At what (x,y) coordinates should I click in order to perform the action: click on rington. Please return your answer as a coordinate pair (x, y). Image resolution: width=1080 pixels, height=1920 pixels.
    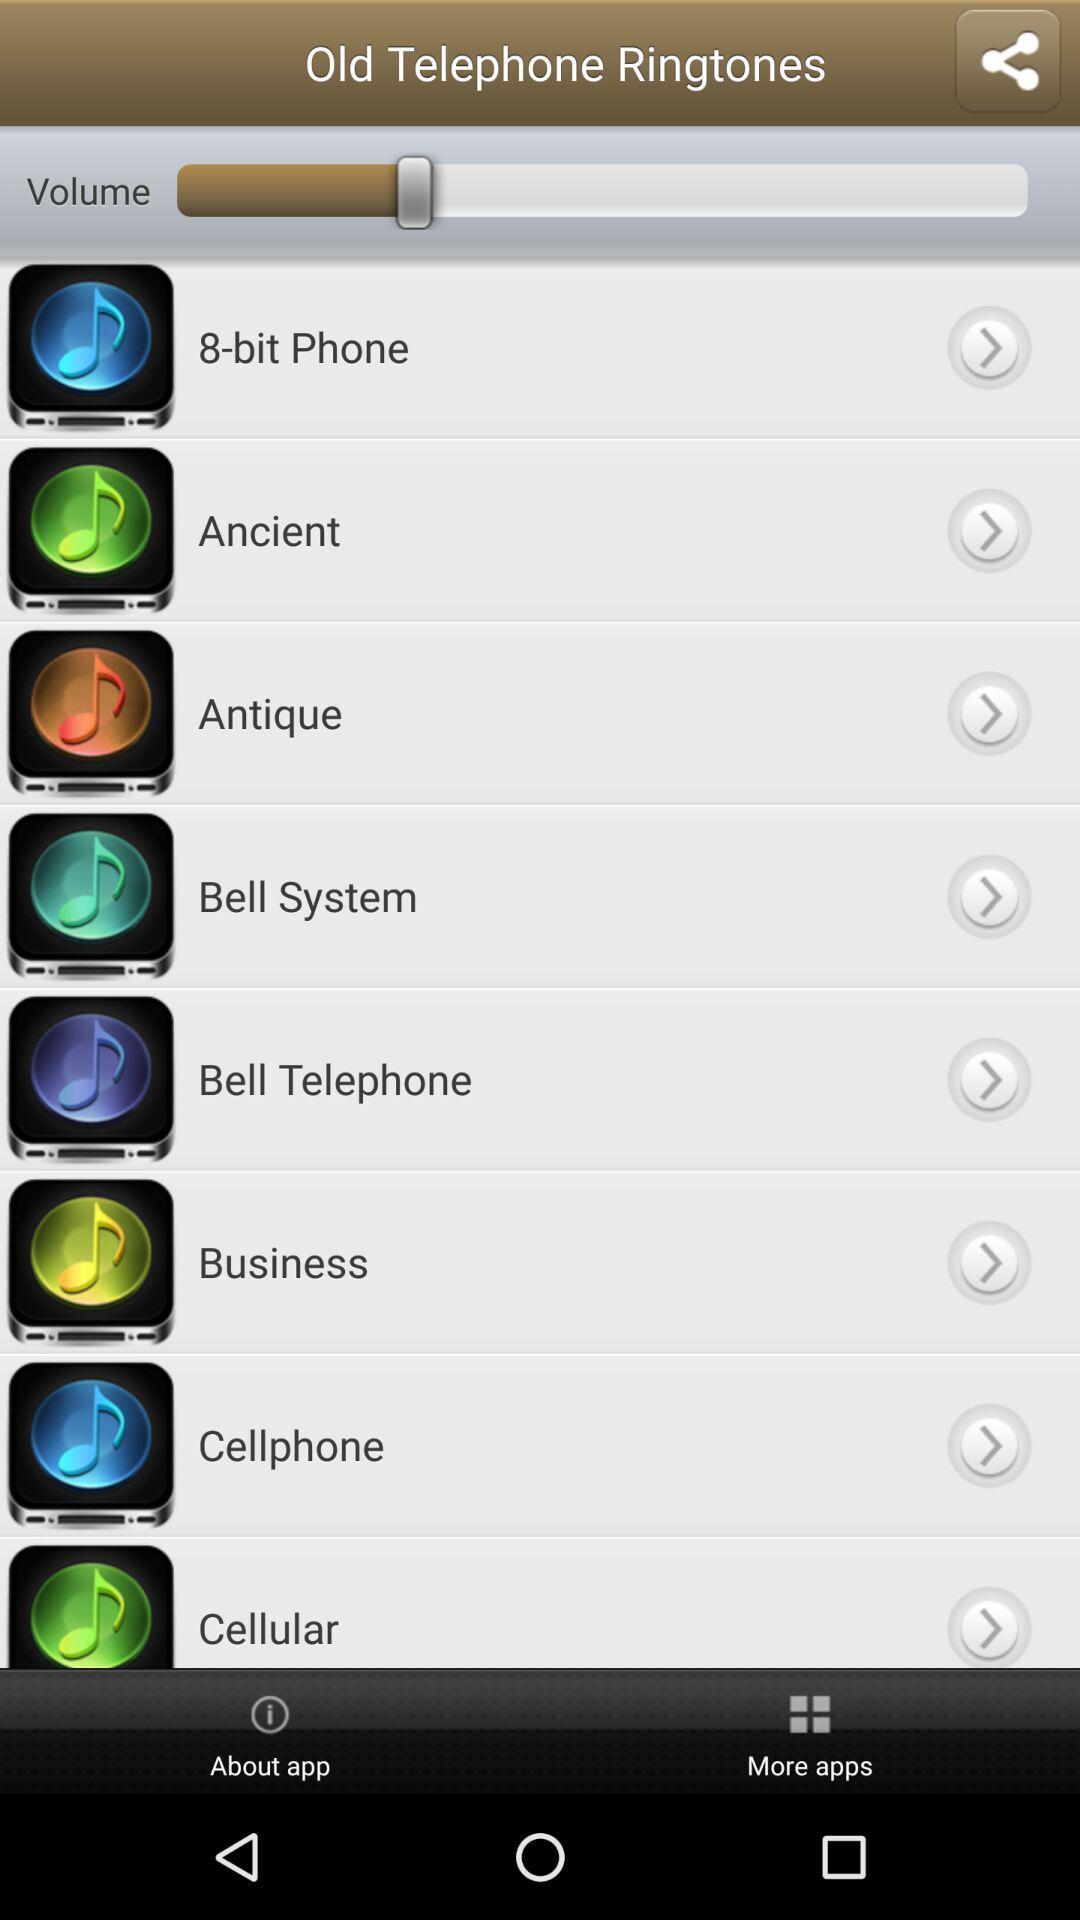
    Looking at the image, I should click on (987, 1444).